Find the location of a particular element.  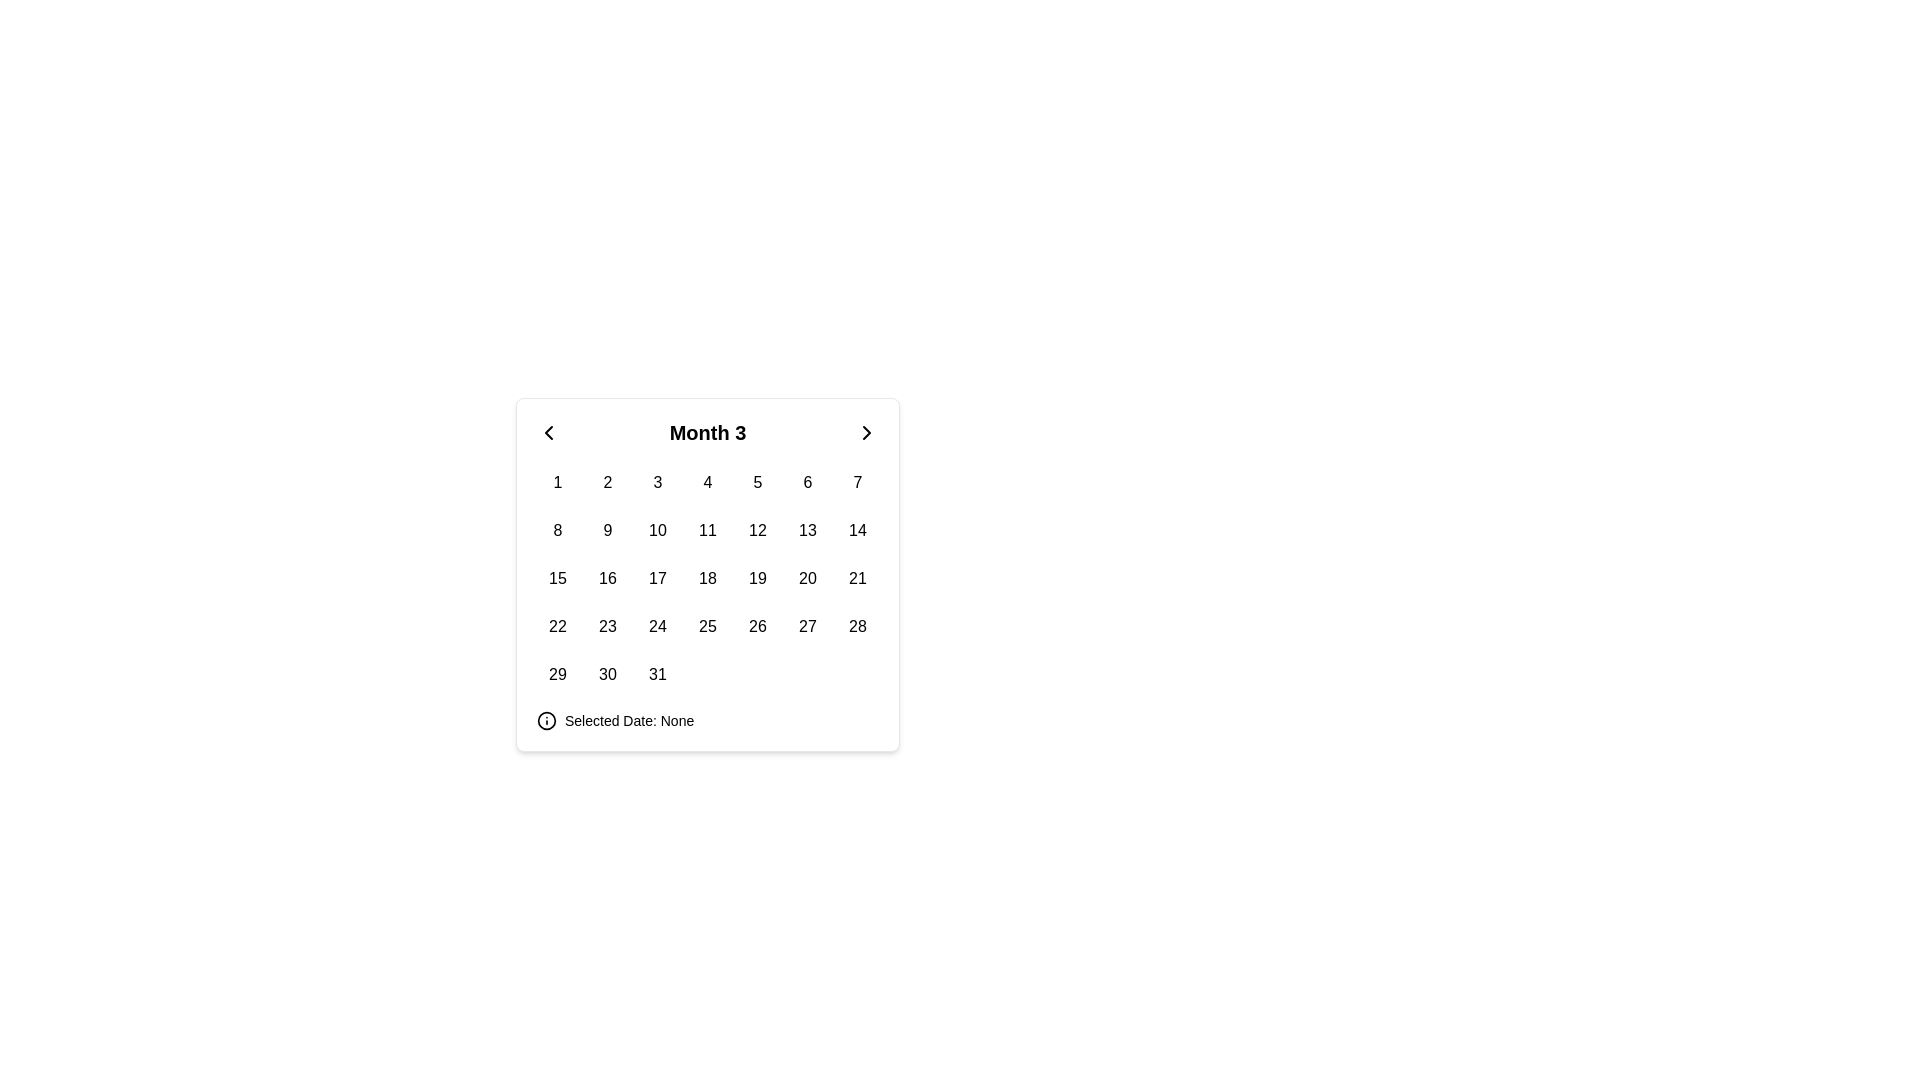

the 30th day cell in the calendar located in the 5th row and 2nd column is located at coordinates (607, 675).